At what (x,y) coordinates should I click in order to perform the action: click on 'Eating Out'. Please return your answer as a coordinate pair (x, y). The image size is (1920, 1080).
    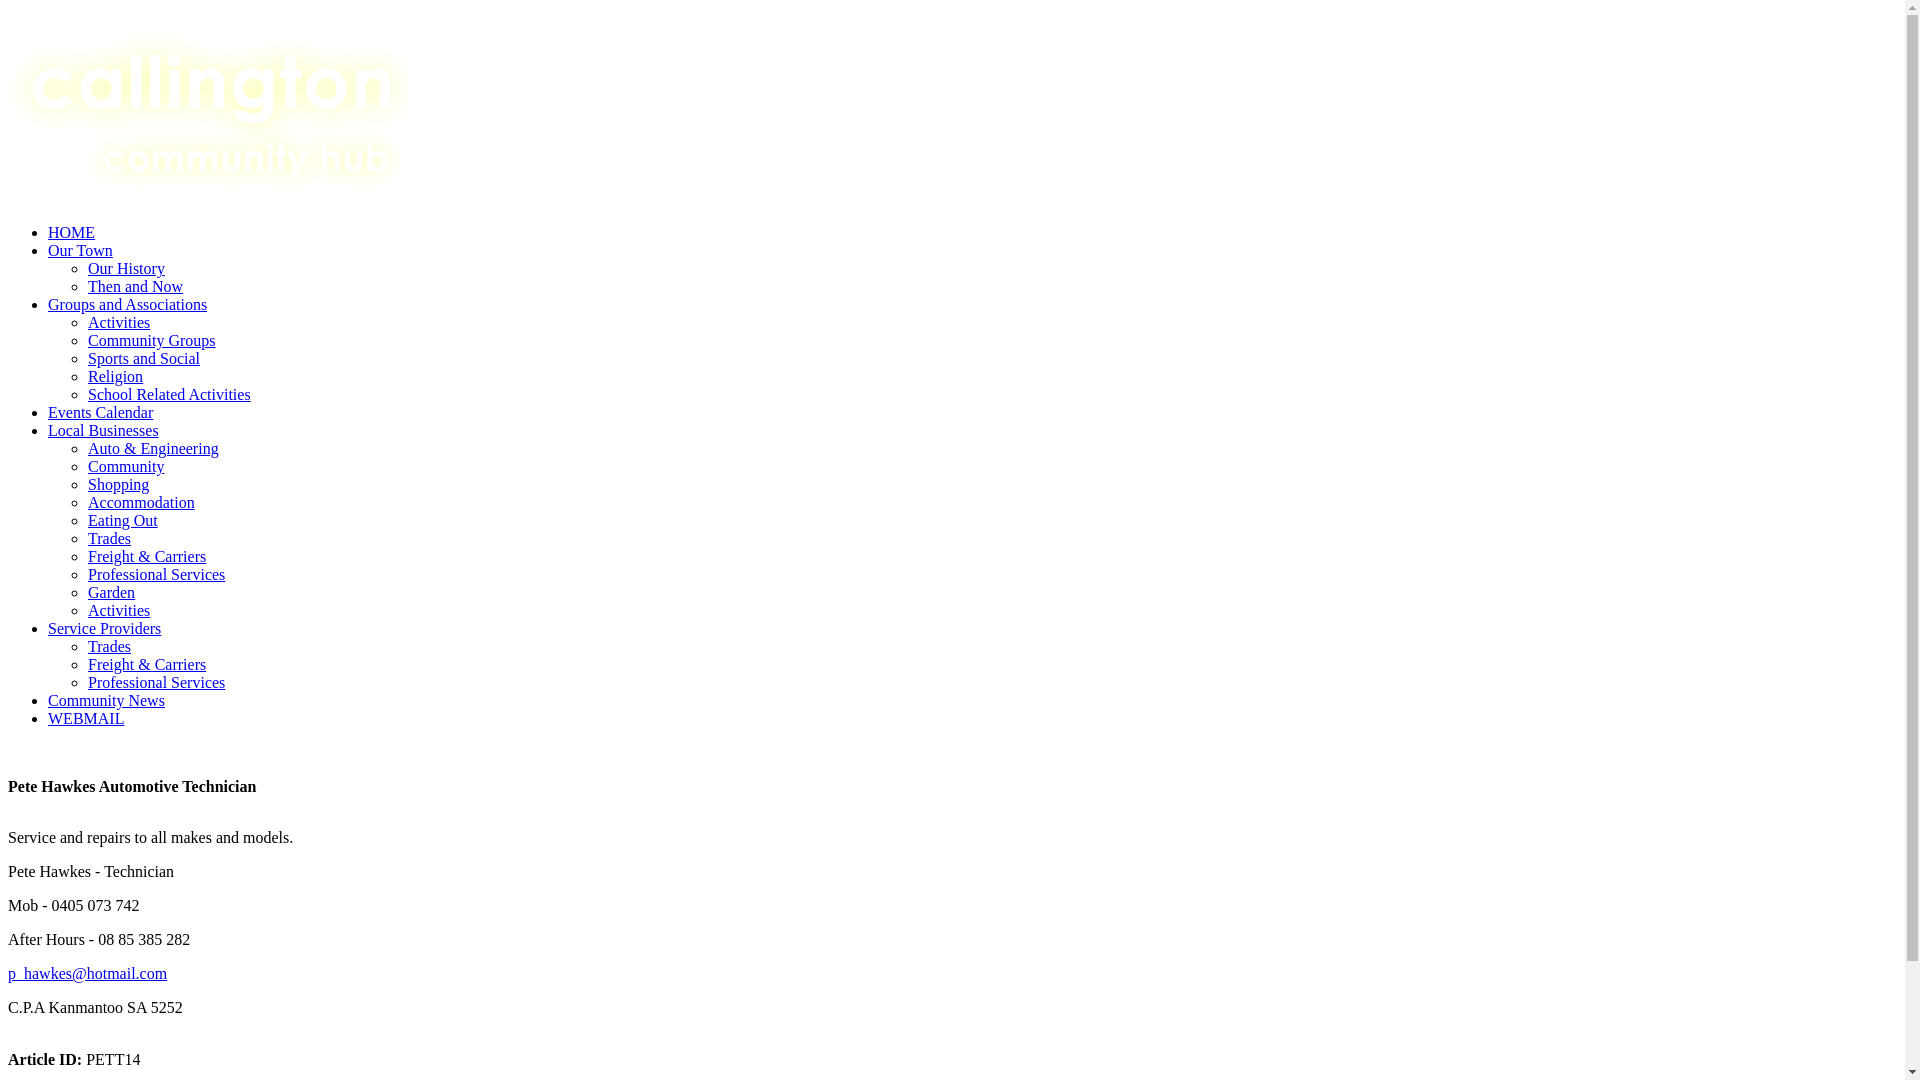
    Looking at the image, I should click on (86, 519).